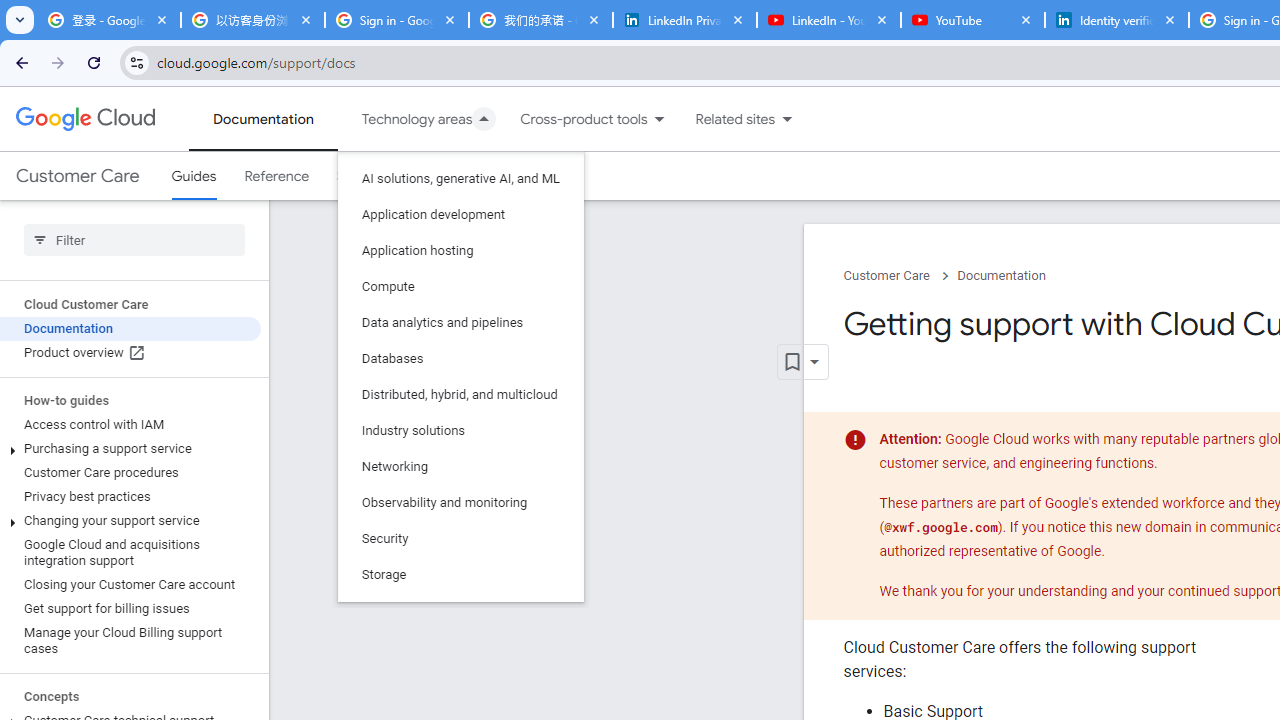  I want to click on 'Dropdown menu for Related sites', so click(786, 119).